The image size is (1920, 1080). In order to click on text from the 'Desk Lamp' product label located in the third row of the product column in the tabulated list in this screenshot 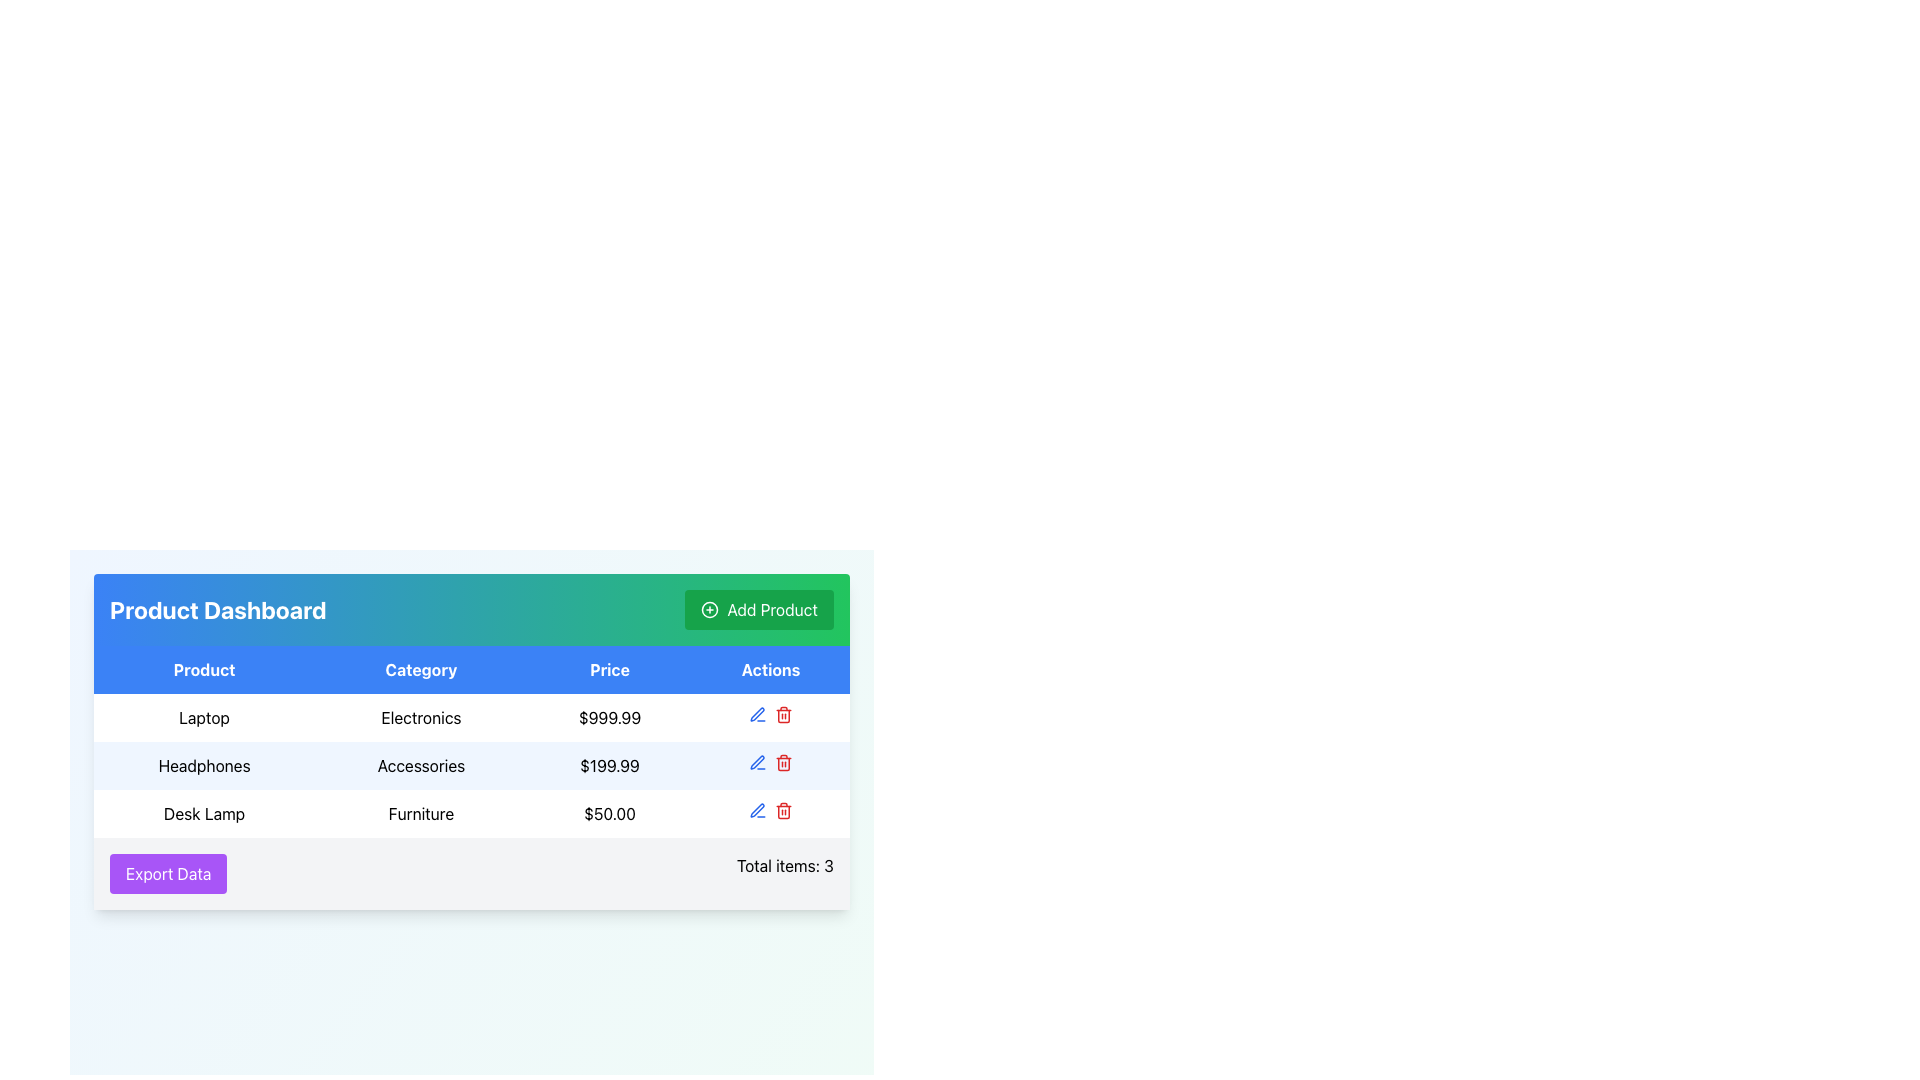, I will do `click(204, 813)`.